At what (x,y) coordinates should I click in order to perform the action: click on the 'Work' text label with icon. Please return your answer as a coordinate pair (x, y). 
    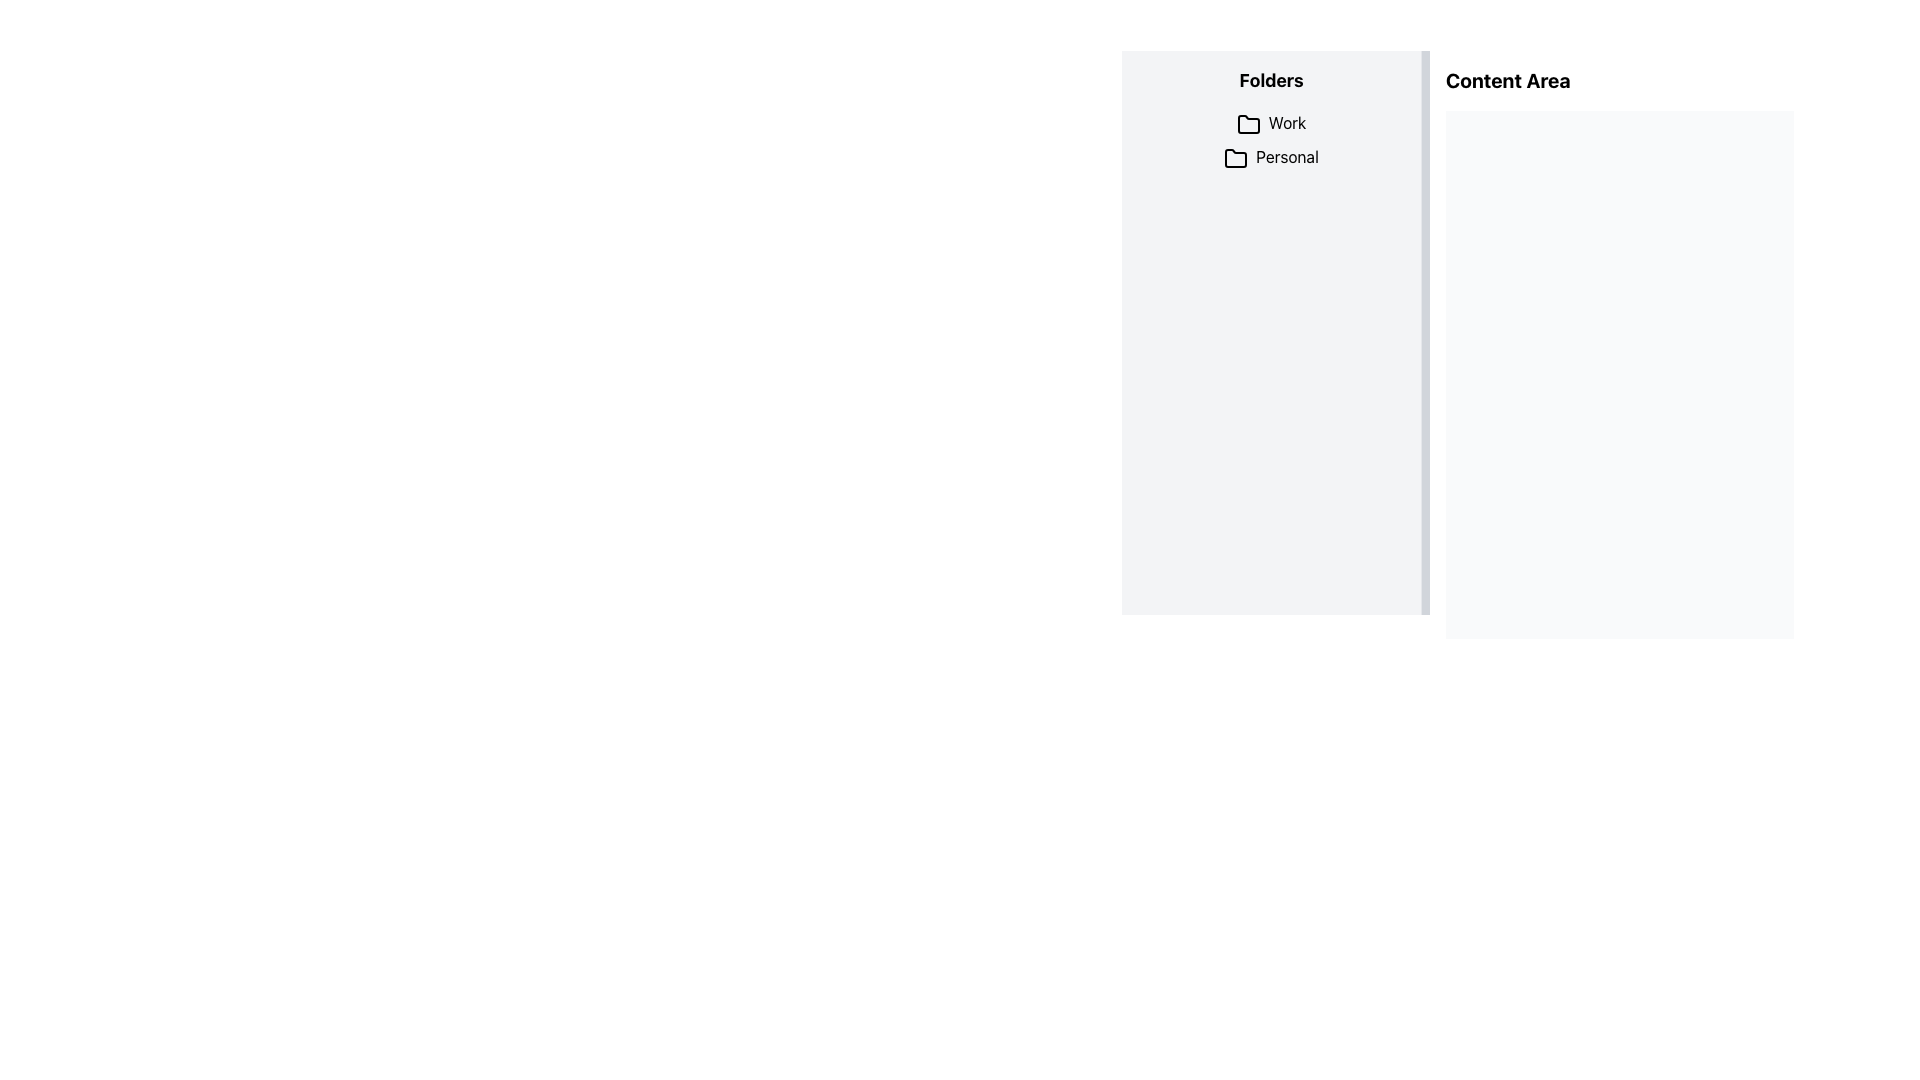
    Looking at the image, I should click on (1270, 123).